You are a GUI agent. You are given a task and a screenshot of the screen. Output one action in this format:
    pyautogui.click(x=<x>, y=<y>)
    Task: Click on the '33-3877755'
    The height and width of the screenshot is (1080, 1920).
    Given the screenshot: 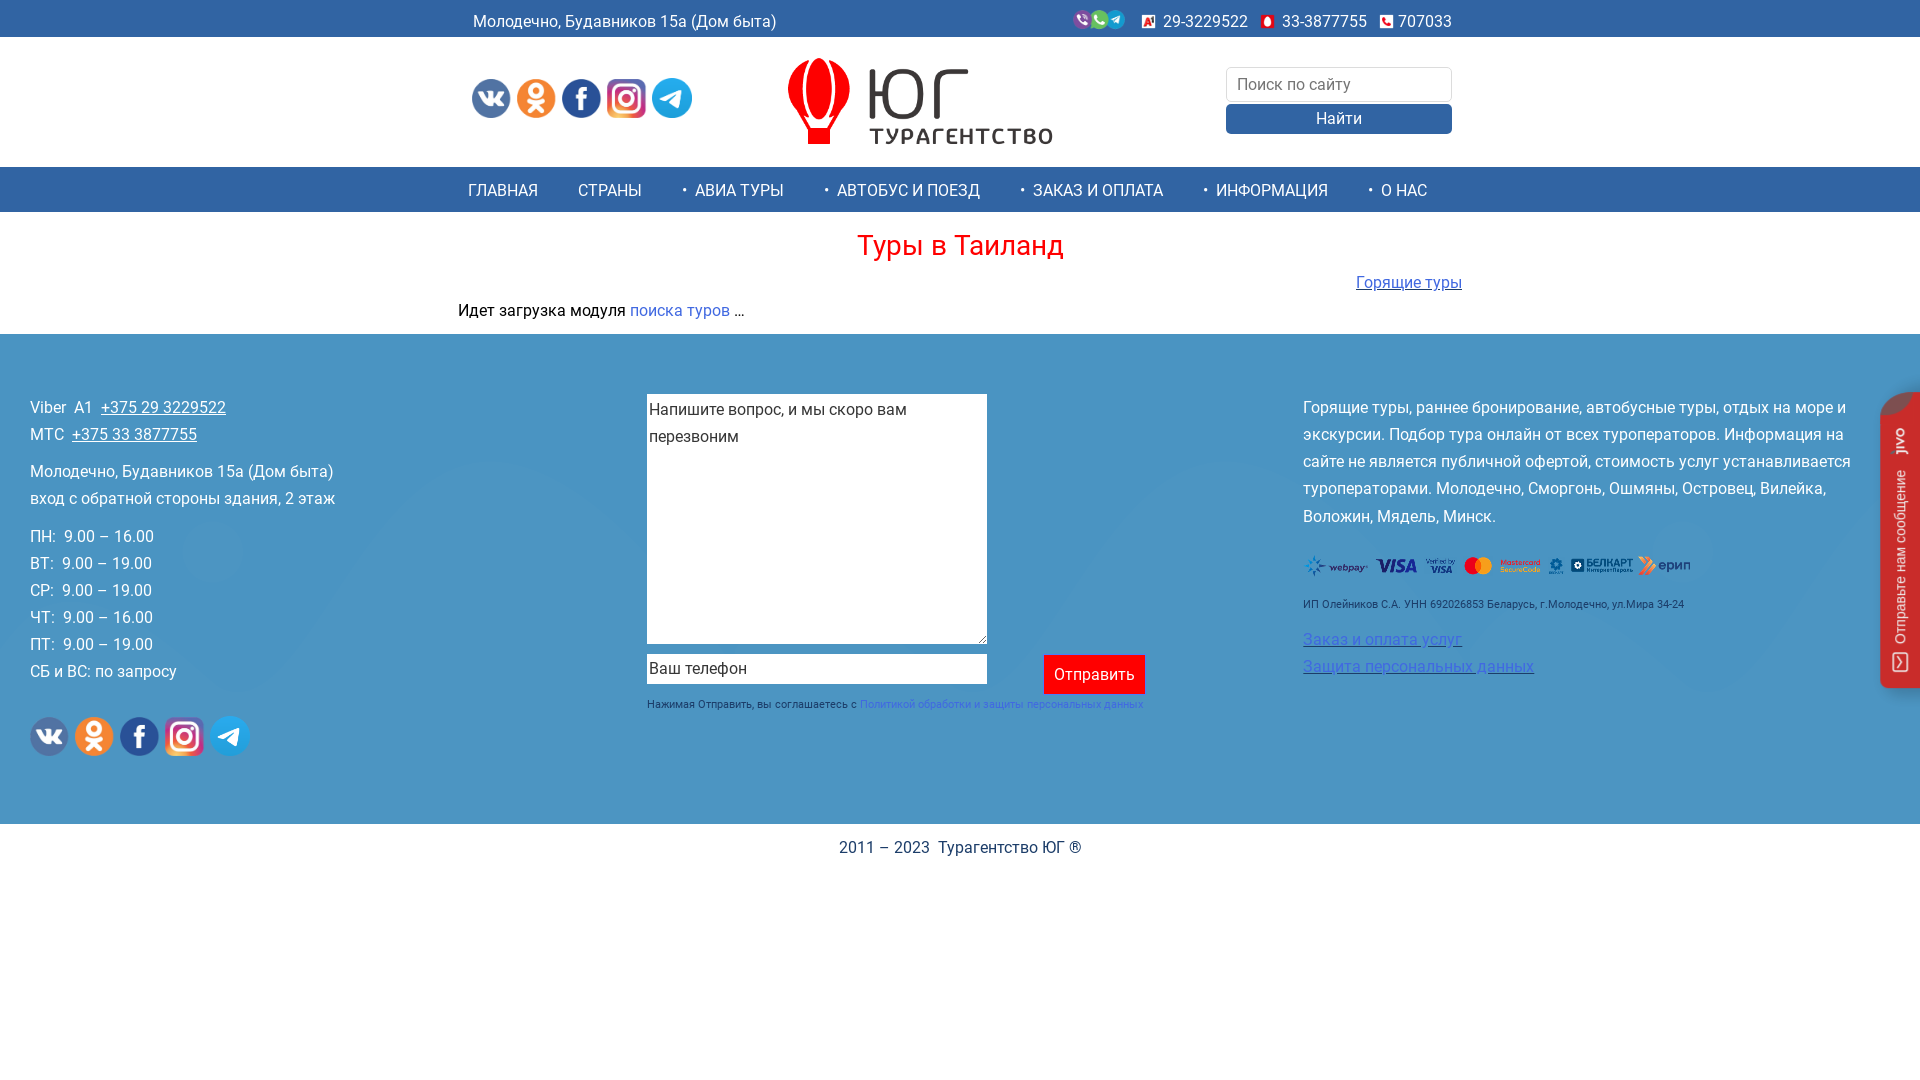 What is the action you would take?
    pyautogui.click(x=1324, y=21)
    